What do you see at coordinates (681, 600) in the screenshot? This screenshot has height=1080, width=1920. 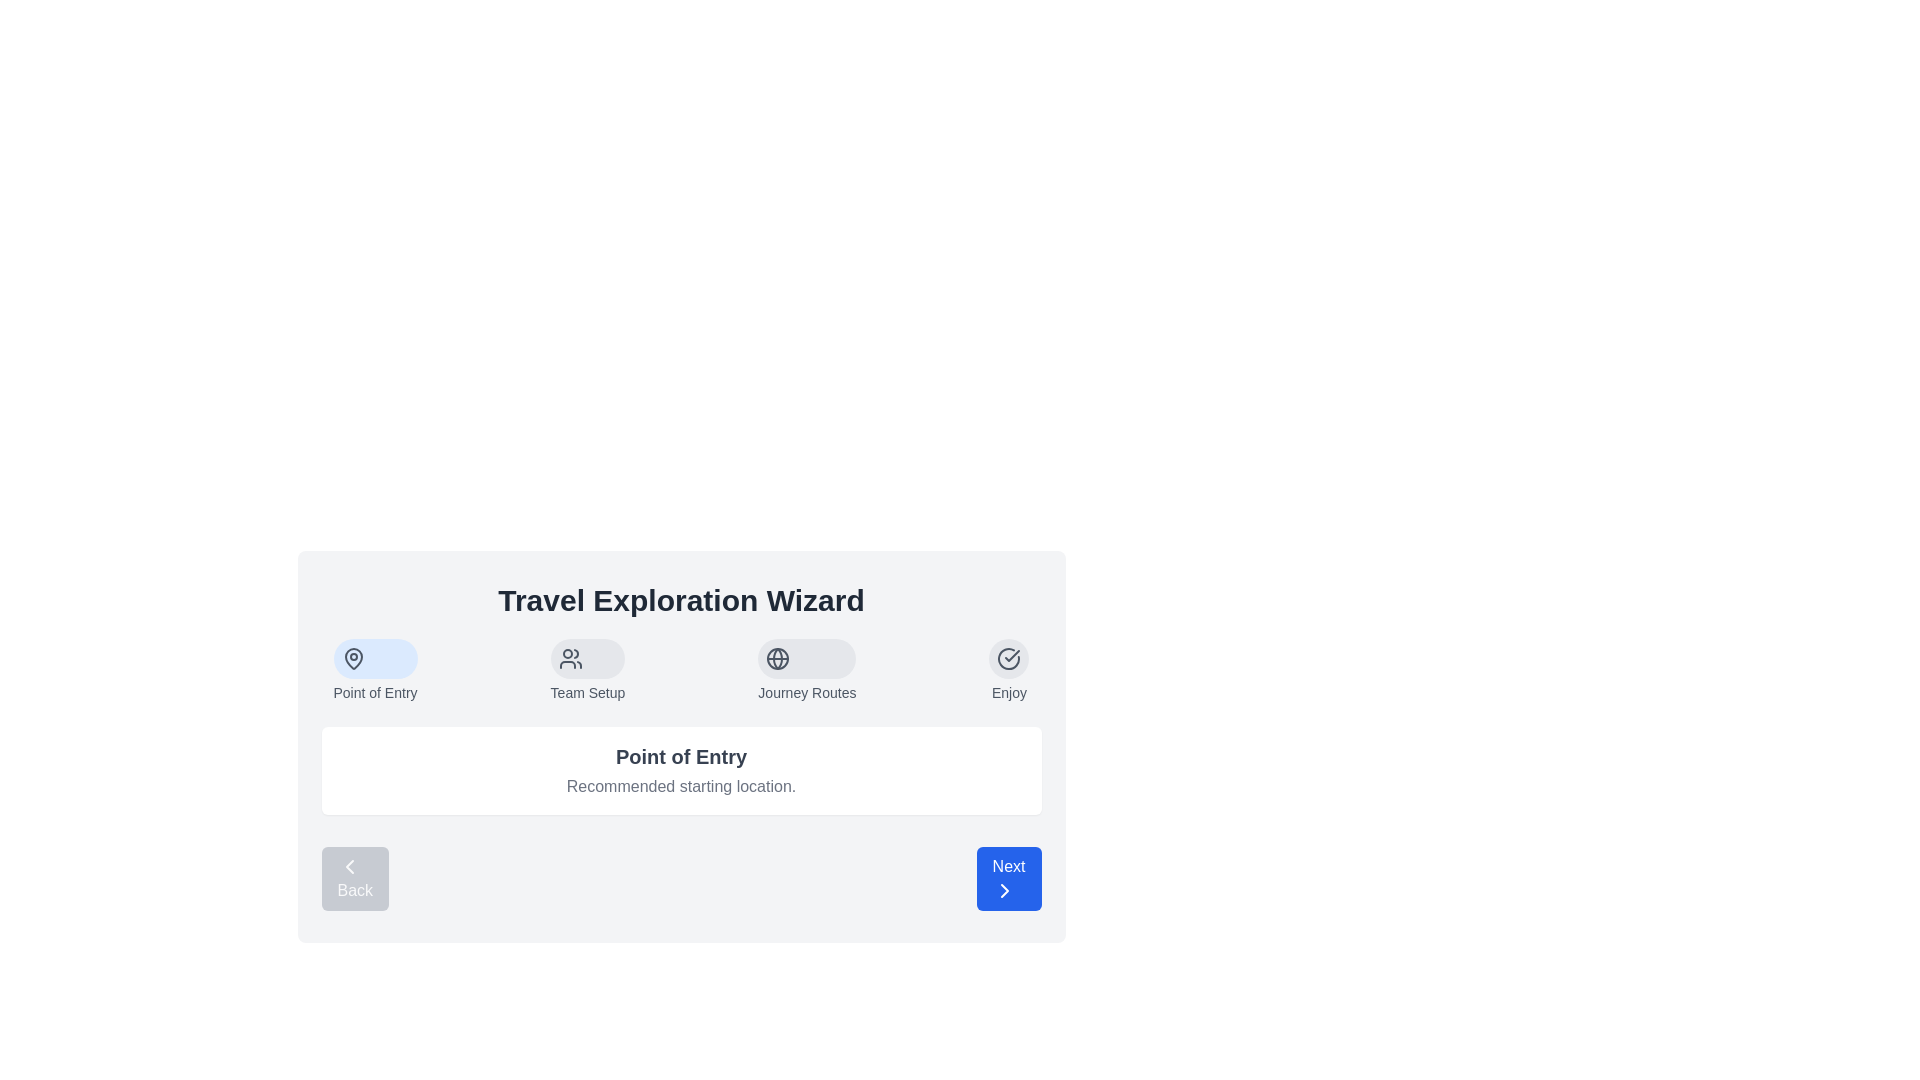 I see `the main title text label located at the top of the panel, which provides a clear description of the section's content and is centered above the icons and labels` at bounding box center [681, 600].